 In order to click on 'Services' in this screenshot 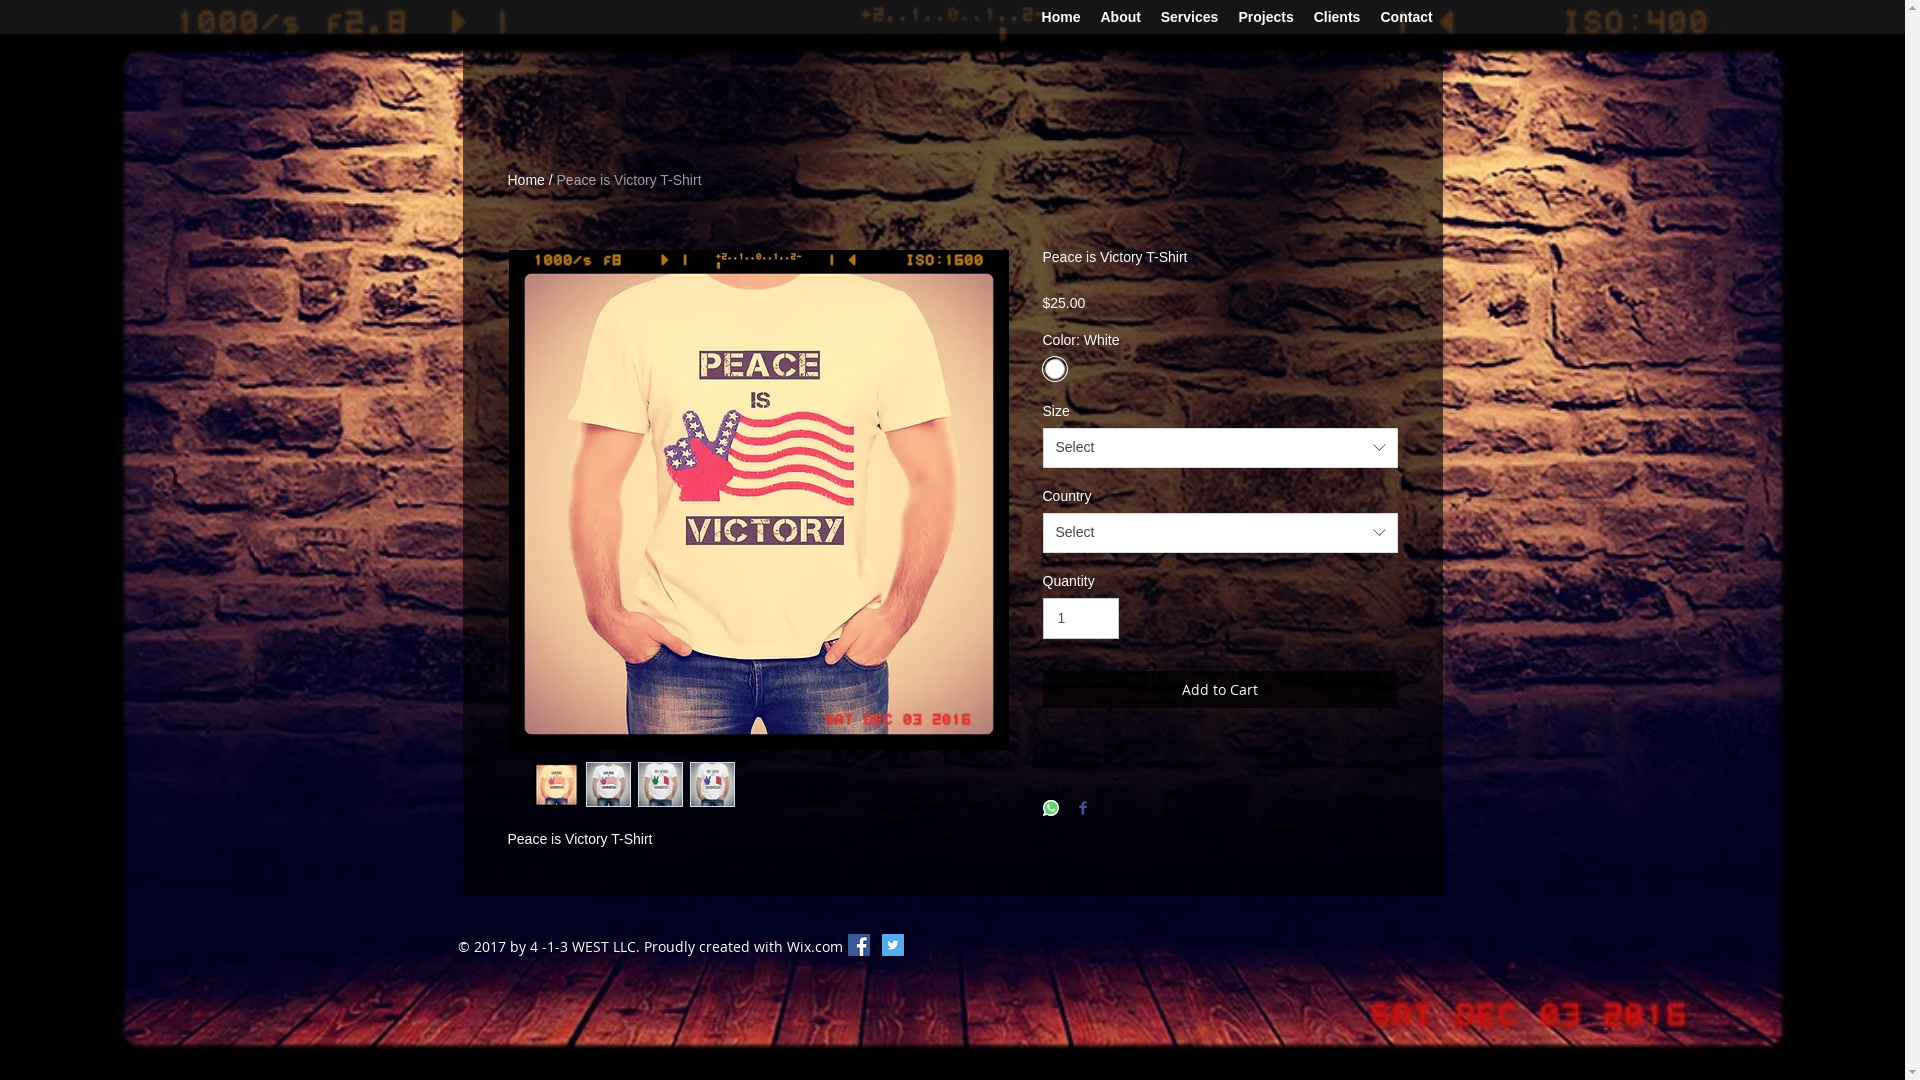, I will do `click(1189, 17)`.